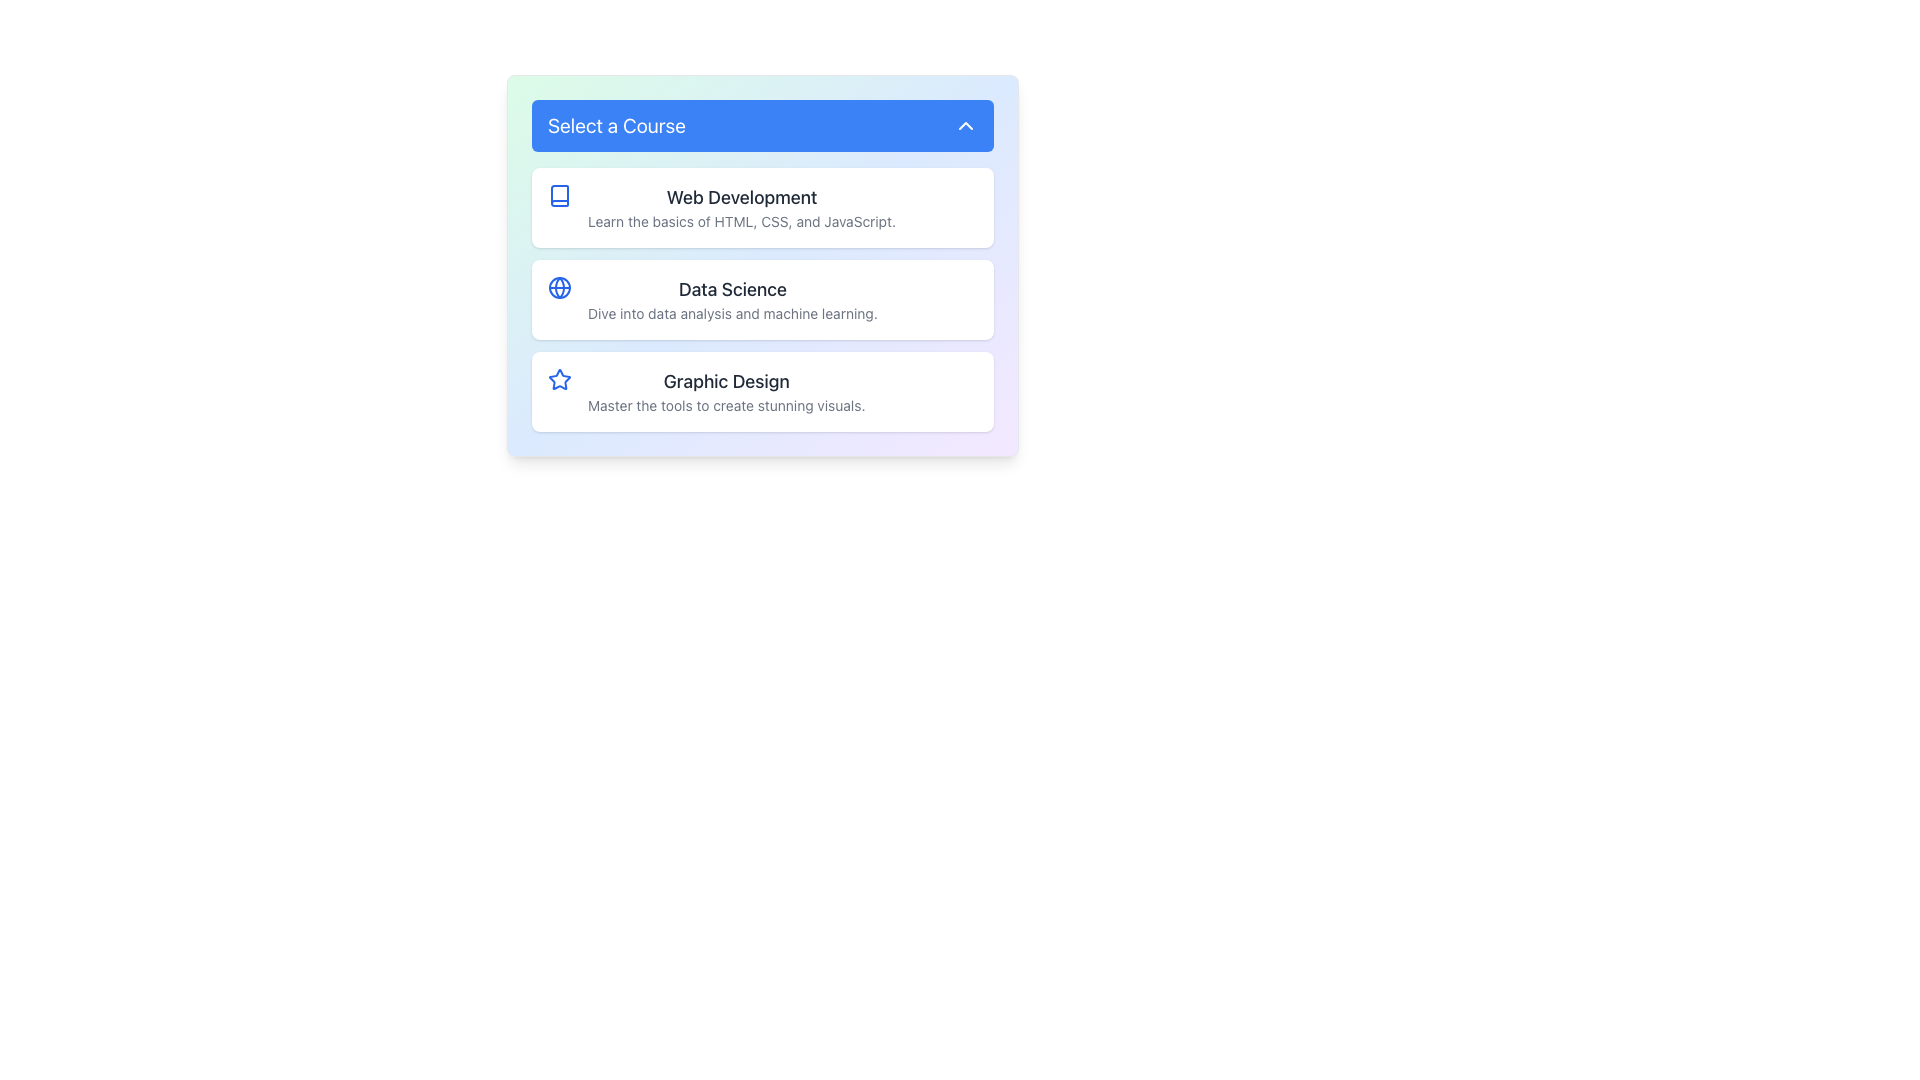 The width and height of the screenshot is (1920, 1080). I want to click on the 'Web Development' text block, which contains a headline in bold and a subtext in a lighter font, located within the first section of a vertical list under a blue header titled 'Select a Course', so click(741, 208).